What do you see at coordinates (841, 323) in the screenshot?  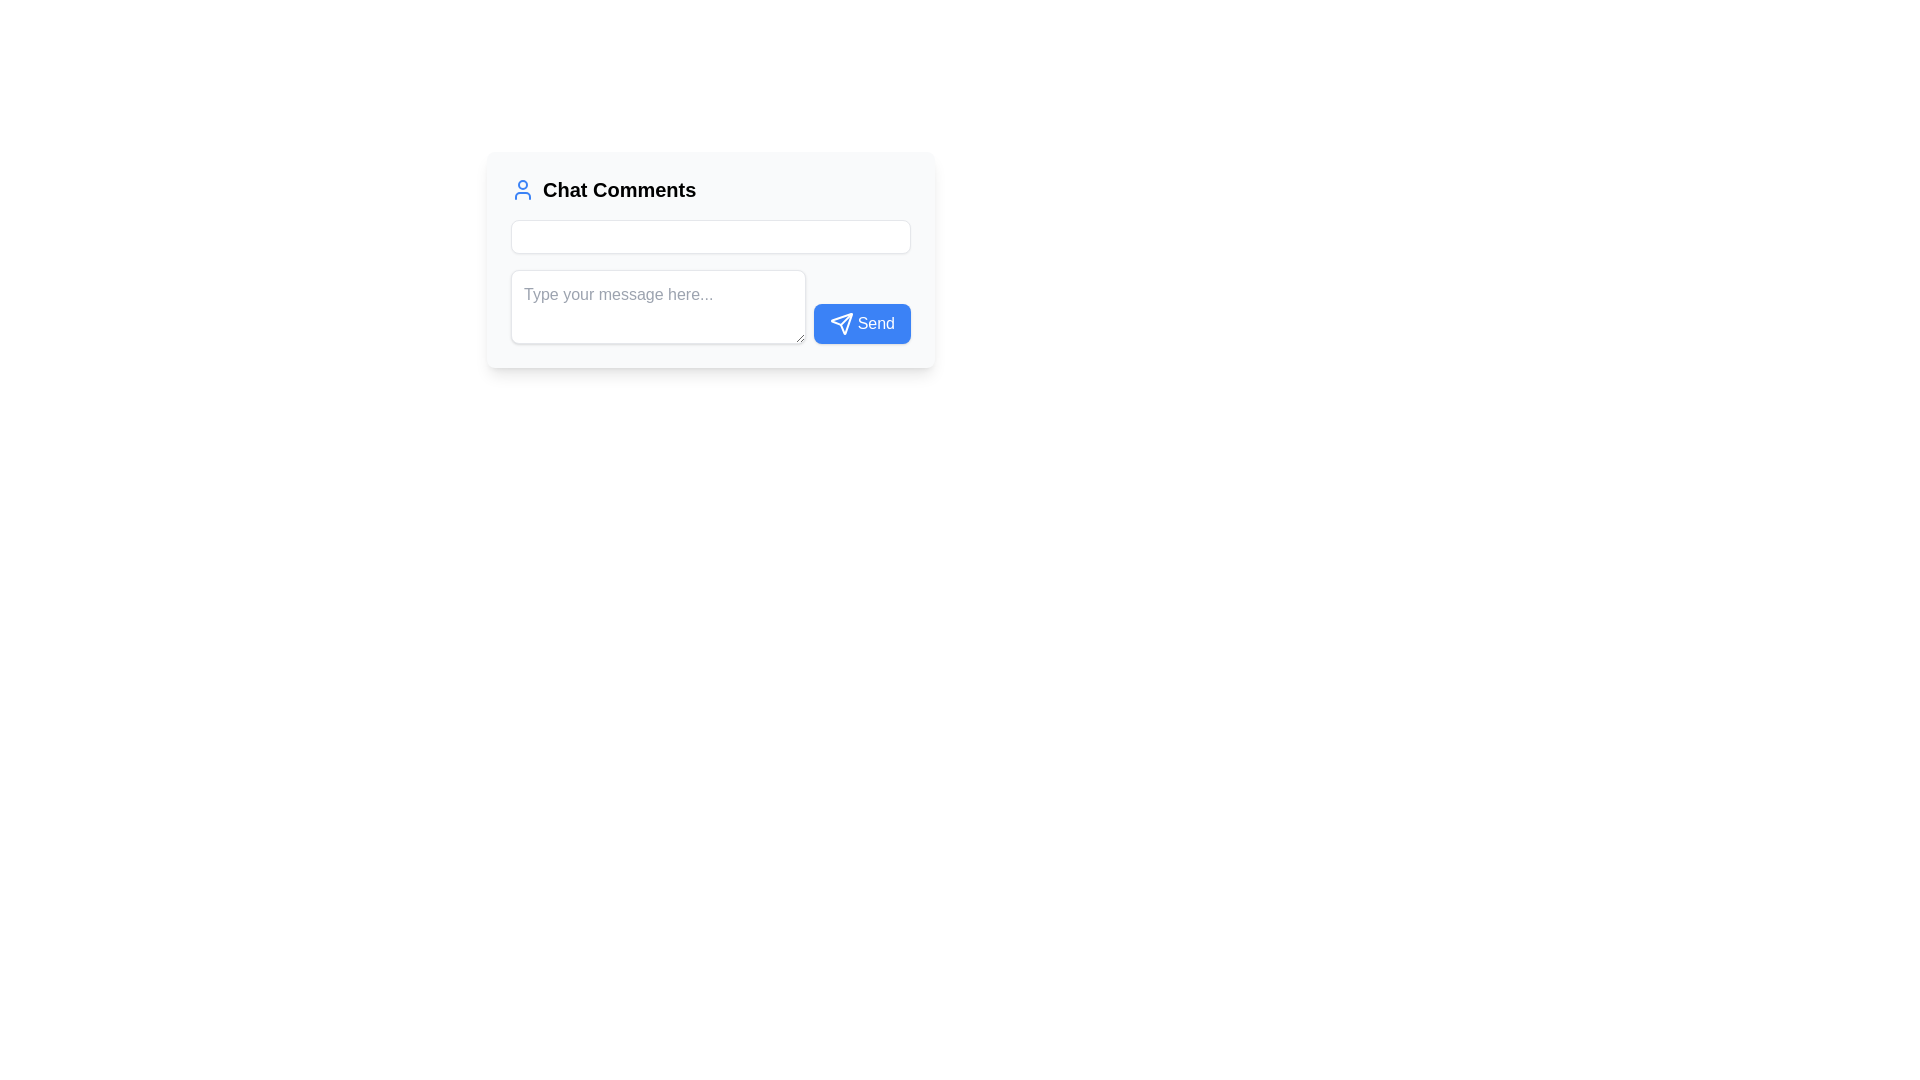 I see `the 'send' button graphic element located at the bottom-right section of the 'Chat Comments' panel` at bounding box center [841, 323].